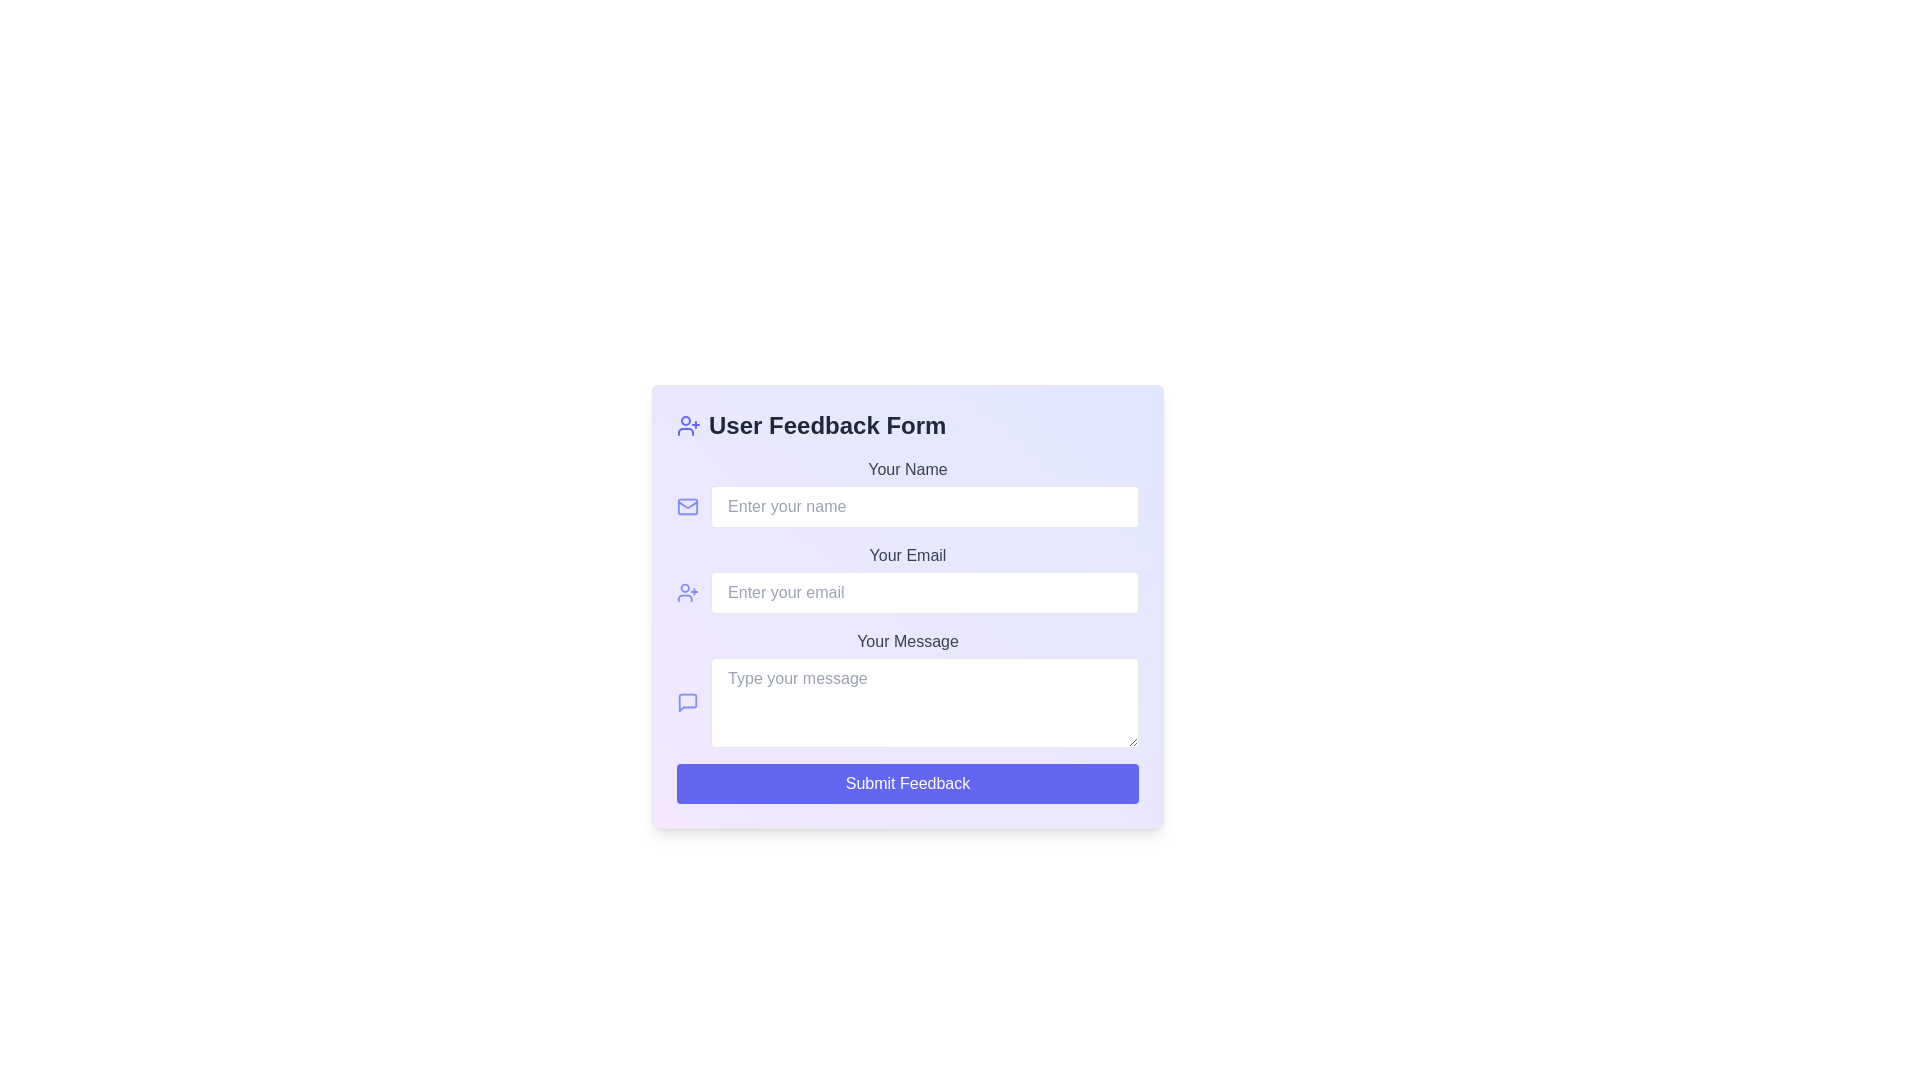 The width and height of the screenshot is (1920, 1080). Describe the element at coordinates (688, 505) in the screenshot. I see `background component of the SVG icon representing email functionality, which is located in the top-left quadrant of the form, adjacent to the input field titled 'Your Name.'` at that location.